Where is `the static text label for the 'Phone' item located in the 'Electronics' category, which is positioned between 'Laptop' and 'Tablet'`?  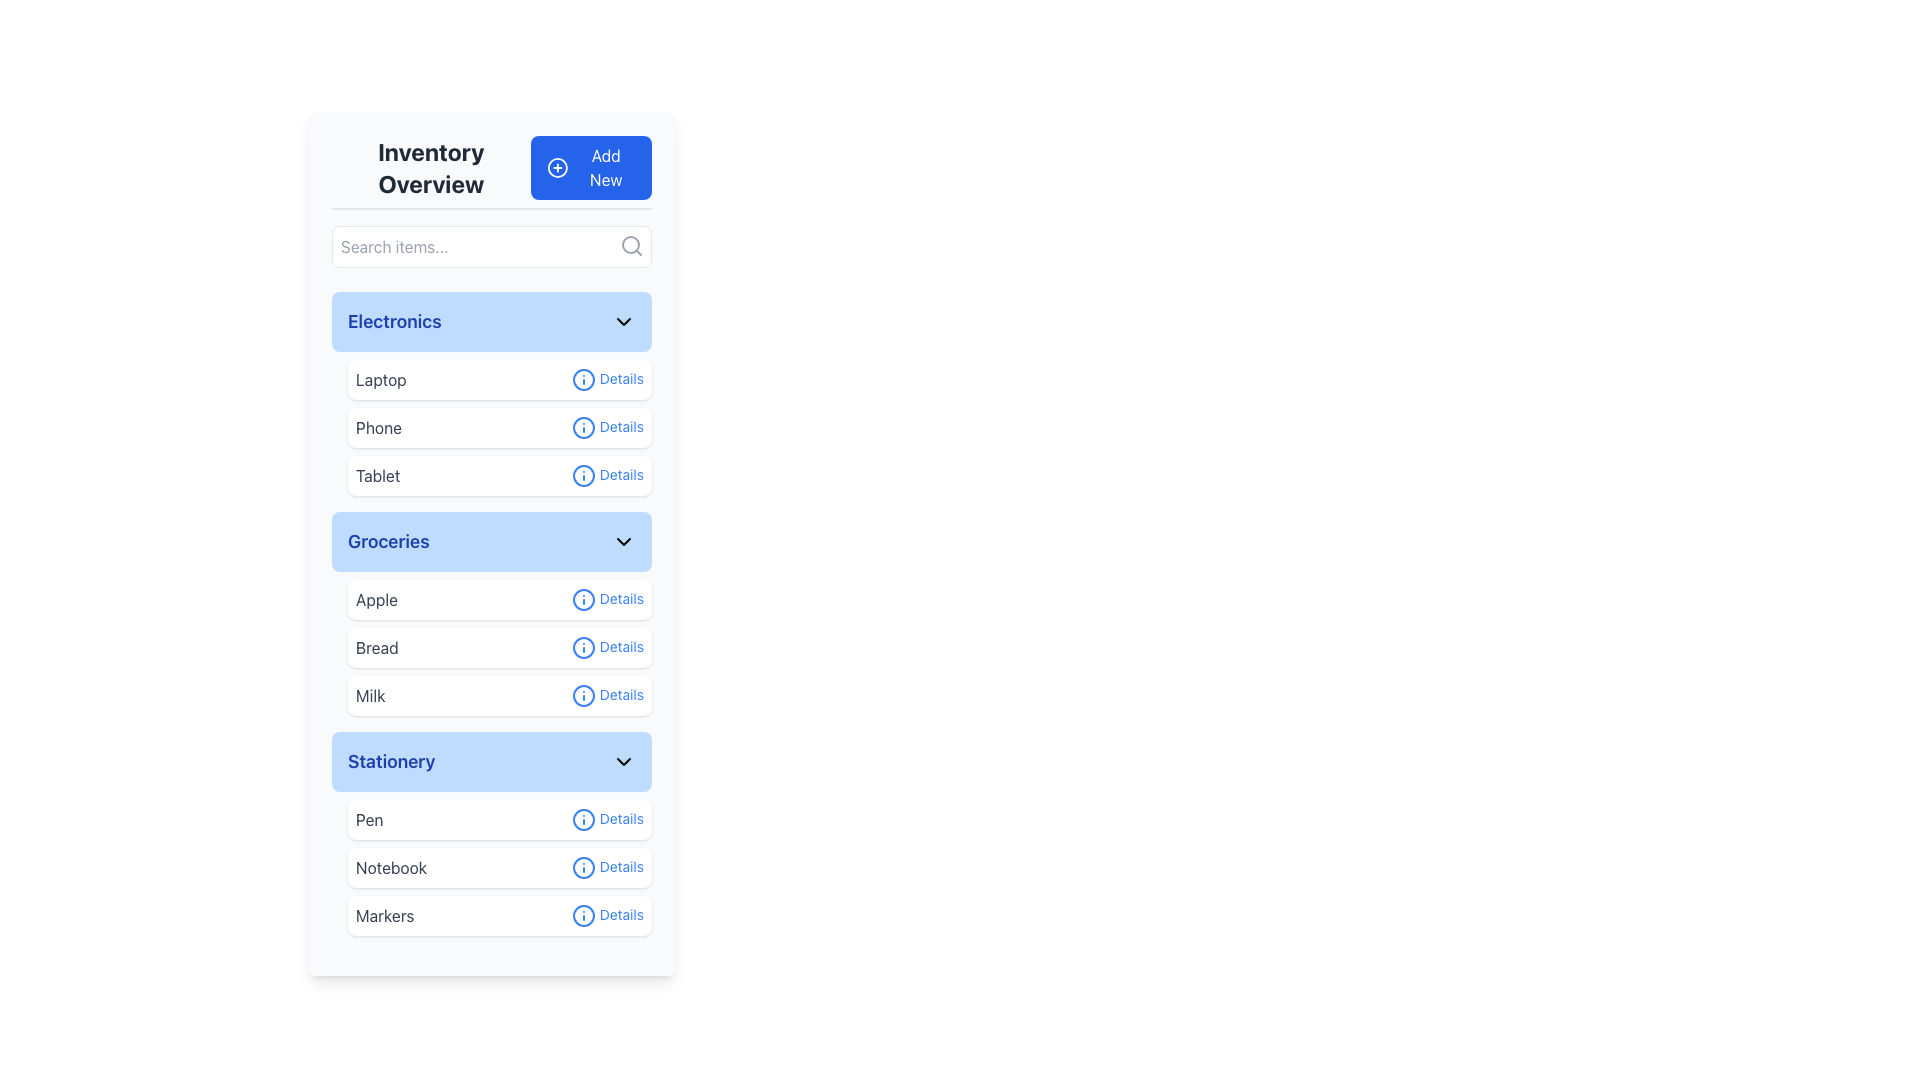
the static text label for the 'Phone' item located in the 'Electronics' category, which is positioned between 'Laptop' and 'Tablet' is located at coordinates (379, 427).